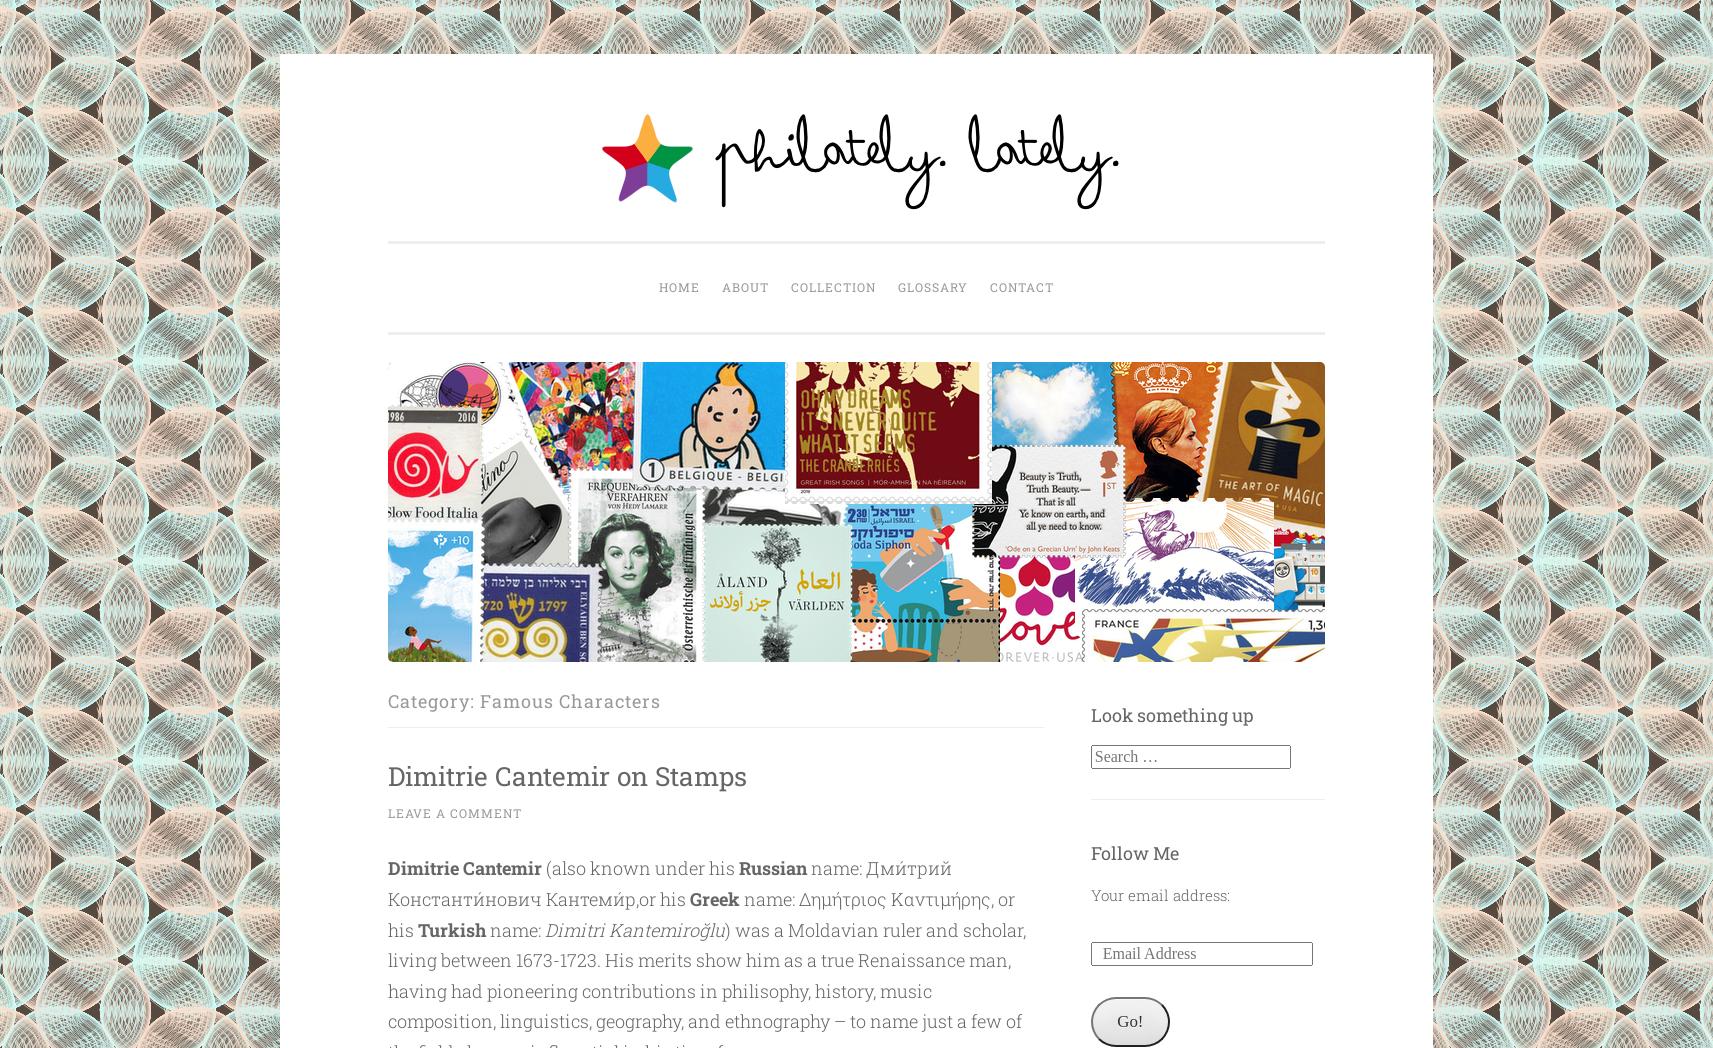 Image resolution: width=1713 pixels, height=1048 pixels. I want to click on 'Your email address:', so click(1158, 893).